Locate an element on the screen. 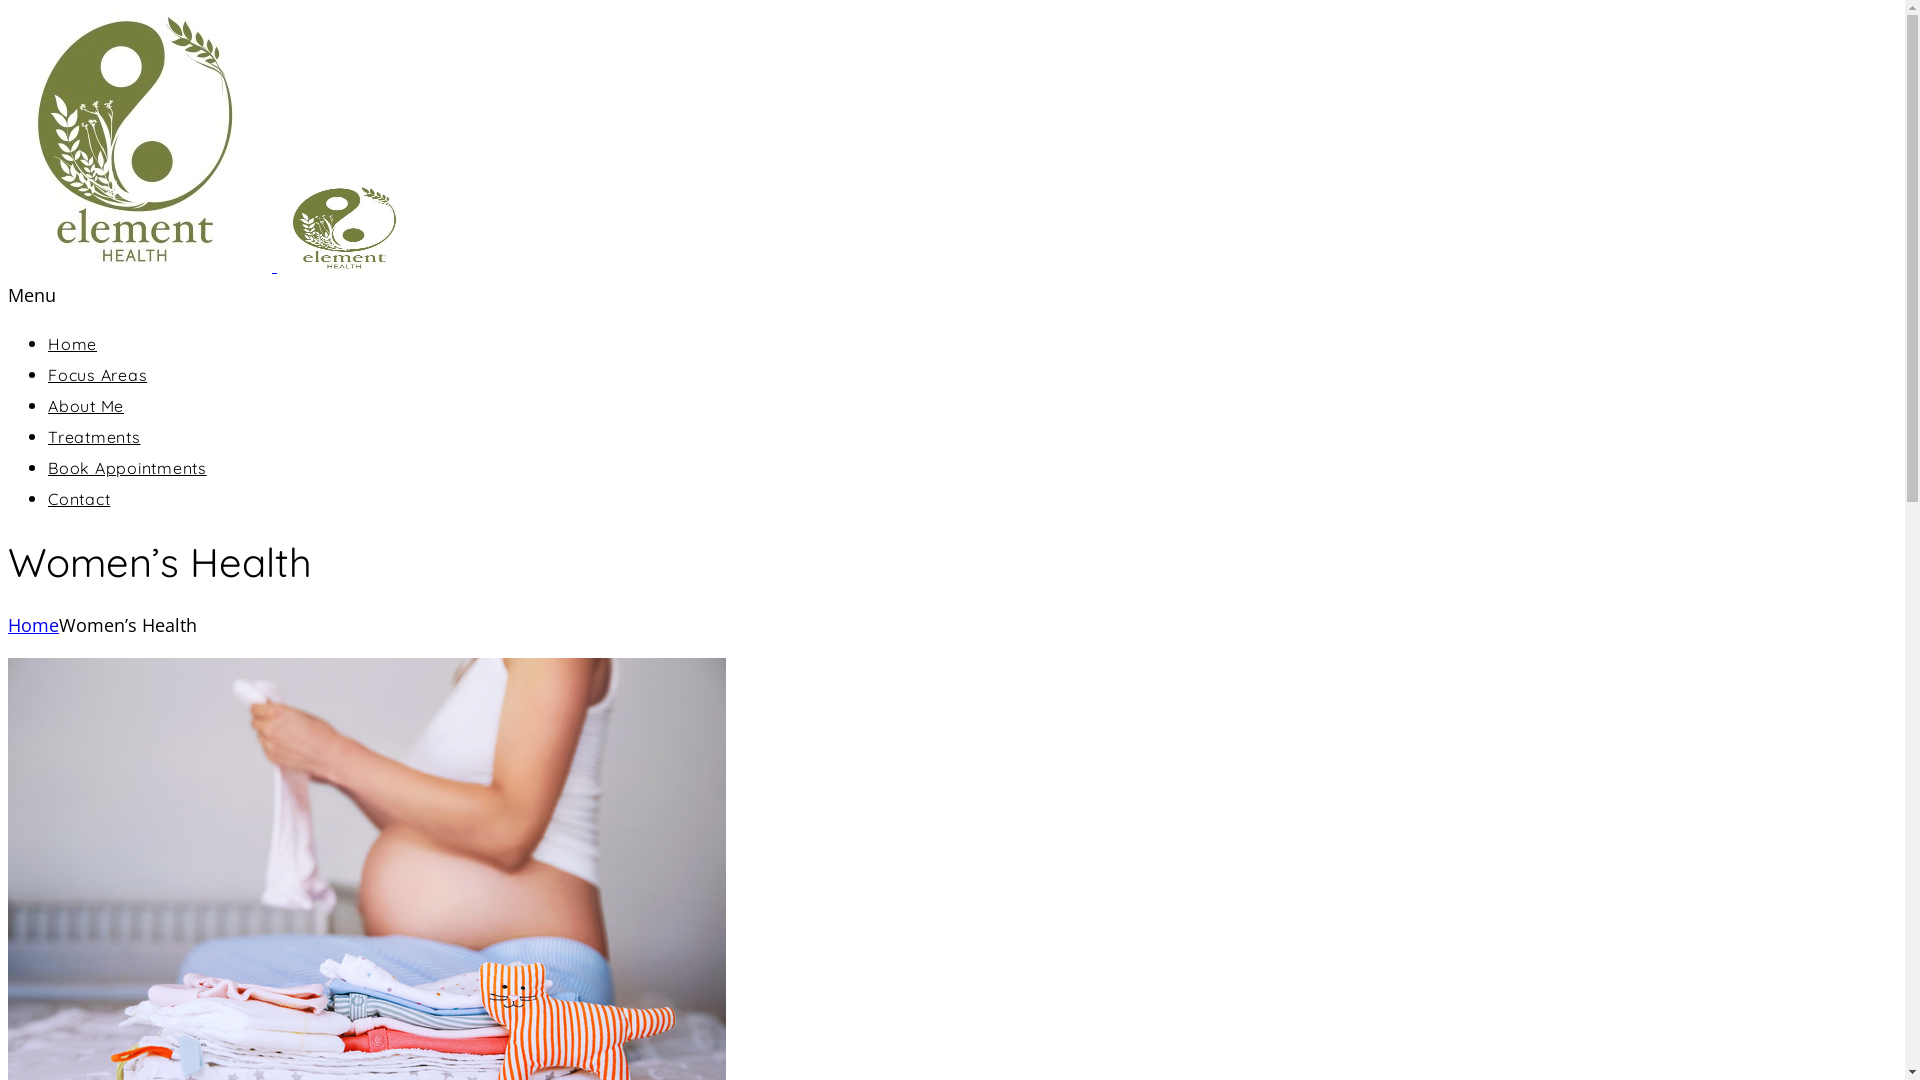  'About Me' is located at coordinates (85, 405).